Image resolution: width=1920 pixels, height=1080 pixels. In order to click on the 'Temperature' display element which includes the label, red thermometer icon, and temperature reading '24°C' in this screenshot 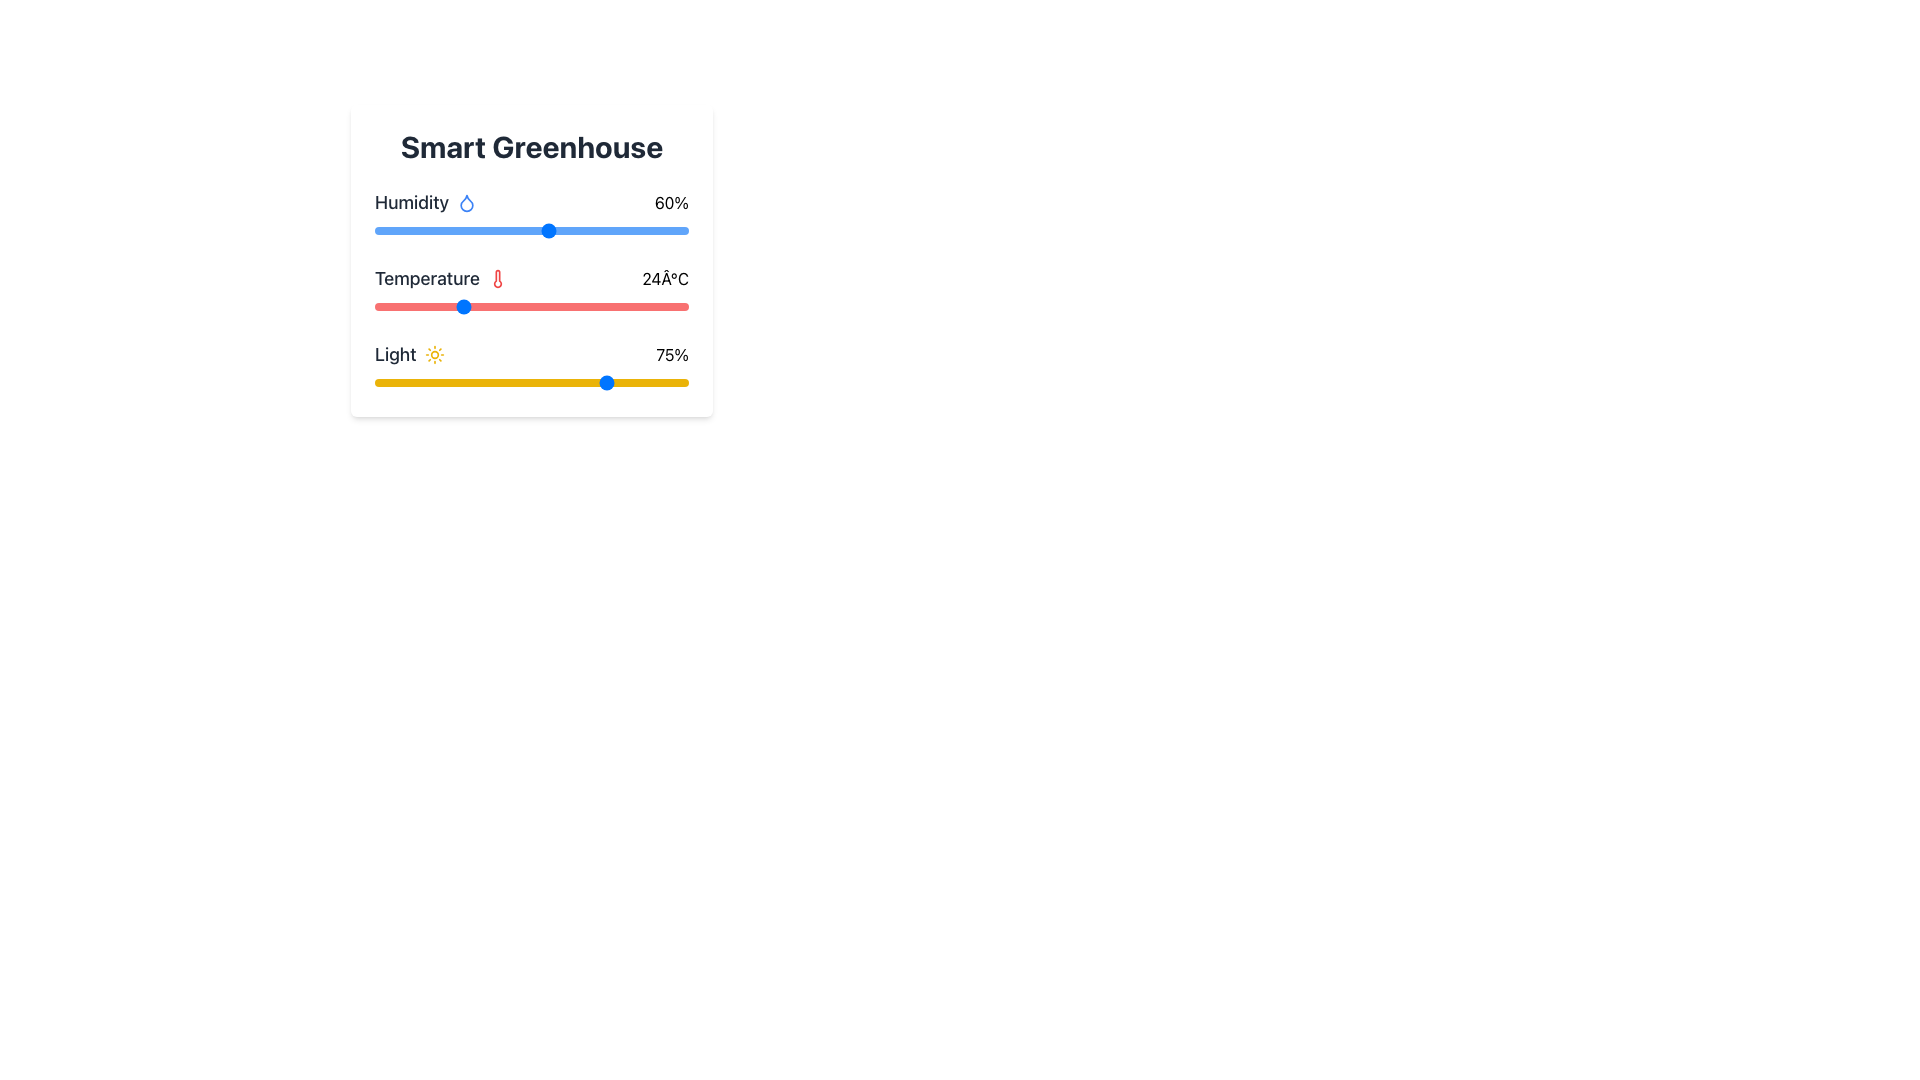, I will do `click(532, 278)`.